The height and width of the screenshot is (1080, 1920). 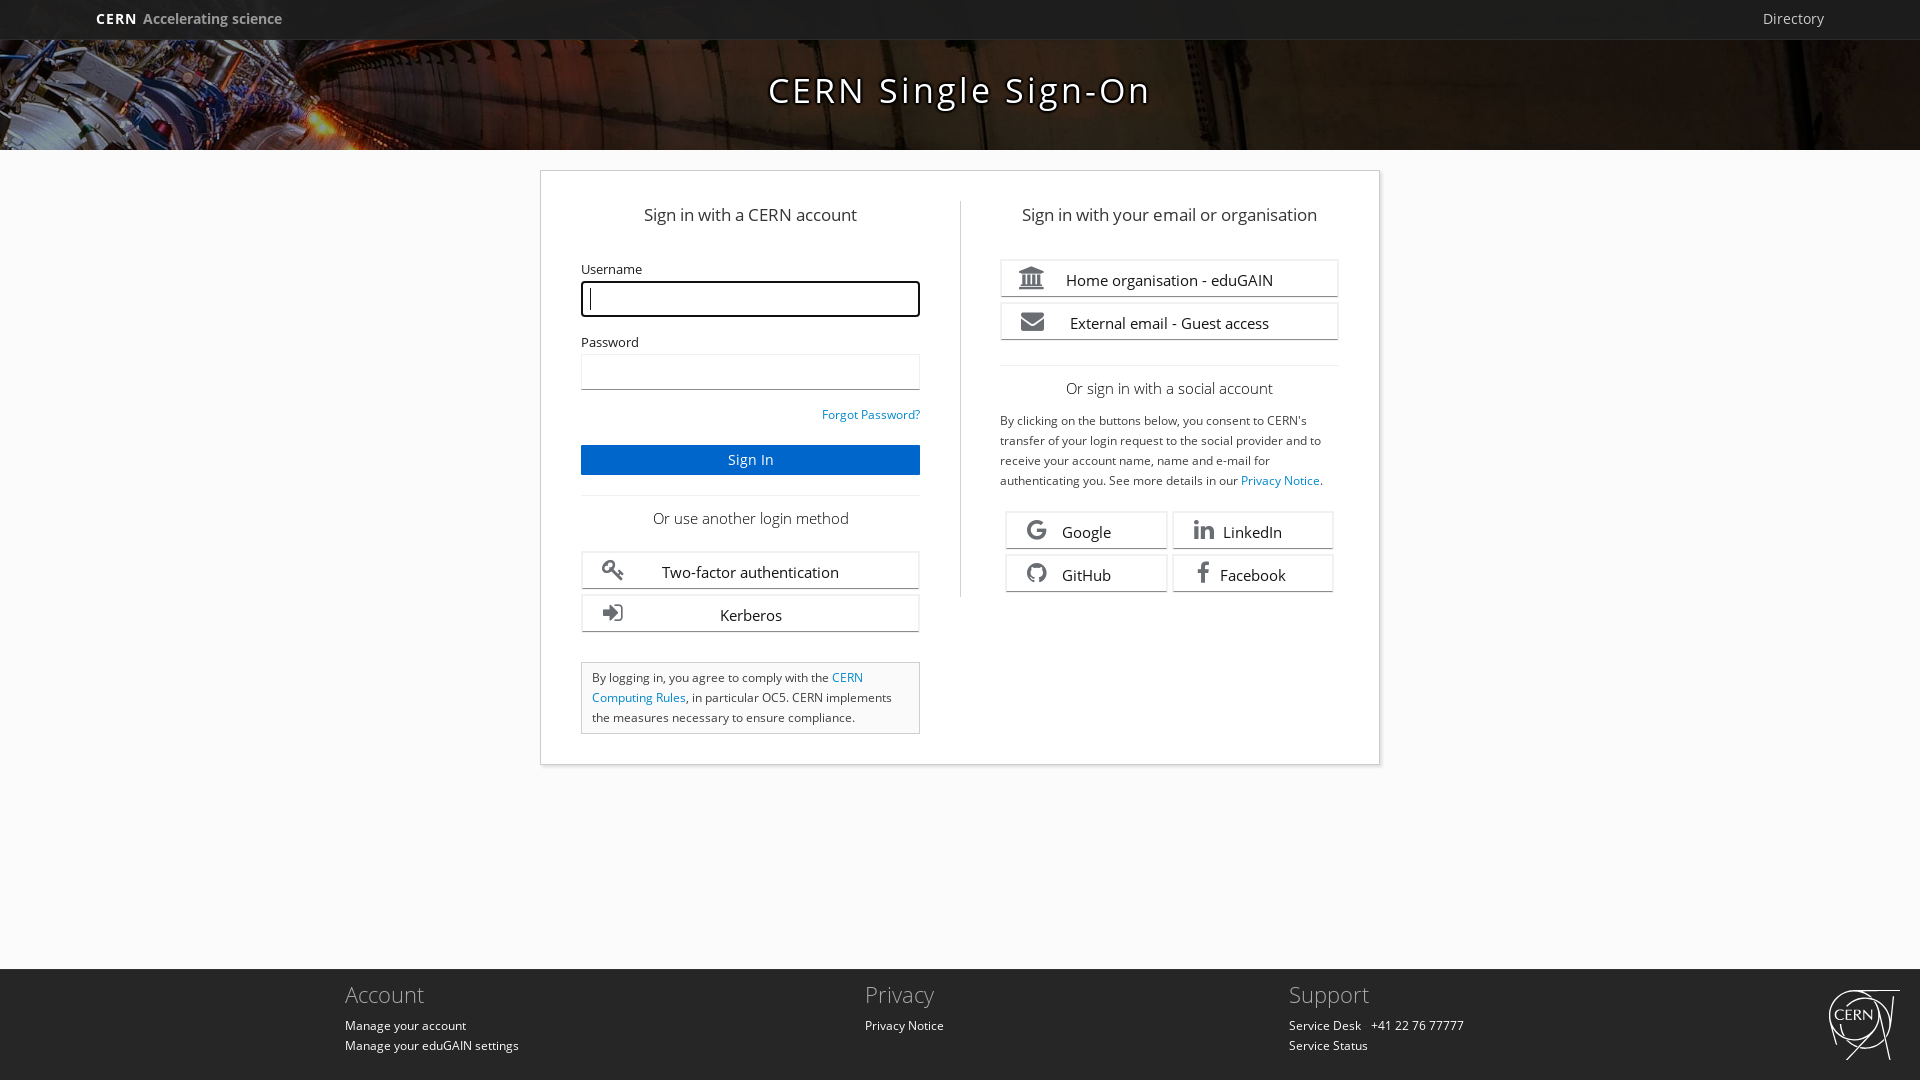 What do you see at coordinates (749, 570) in the screenshot?
I see `'Two-factor authentication'` at bounding box center [749, 570].